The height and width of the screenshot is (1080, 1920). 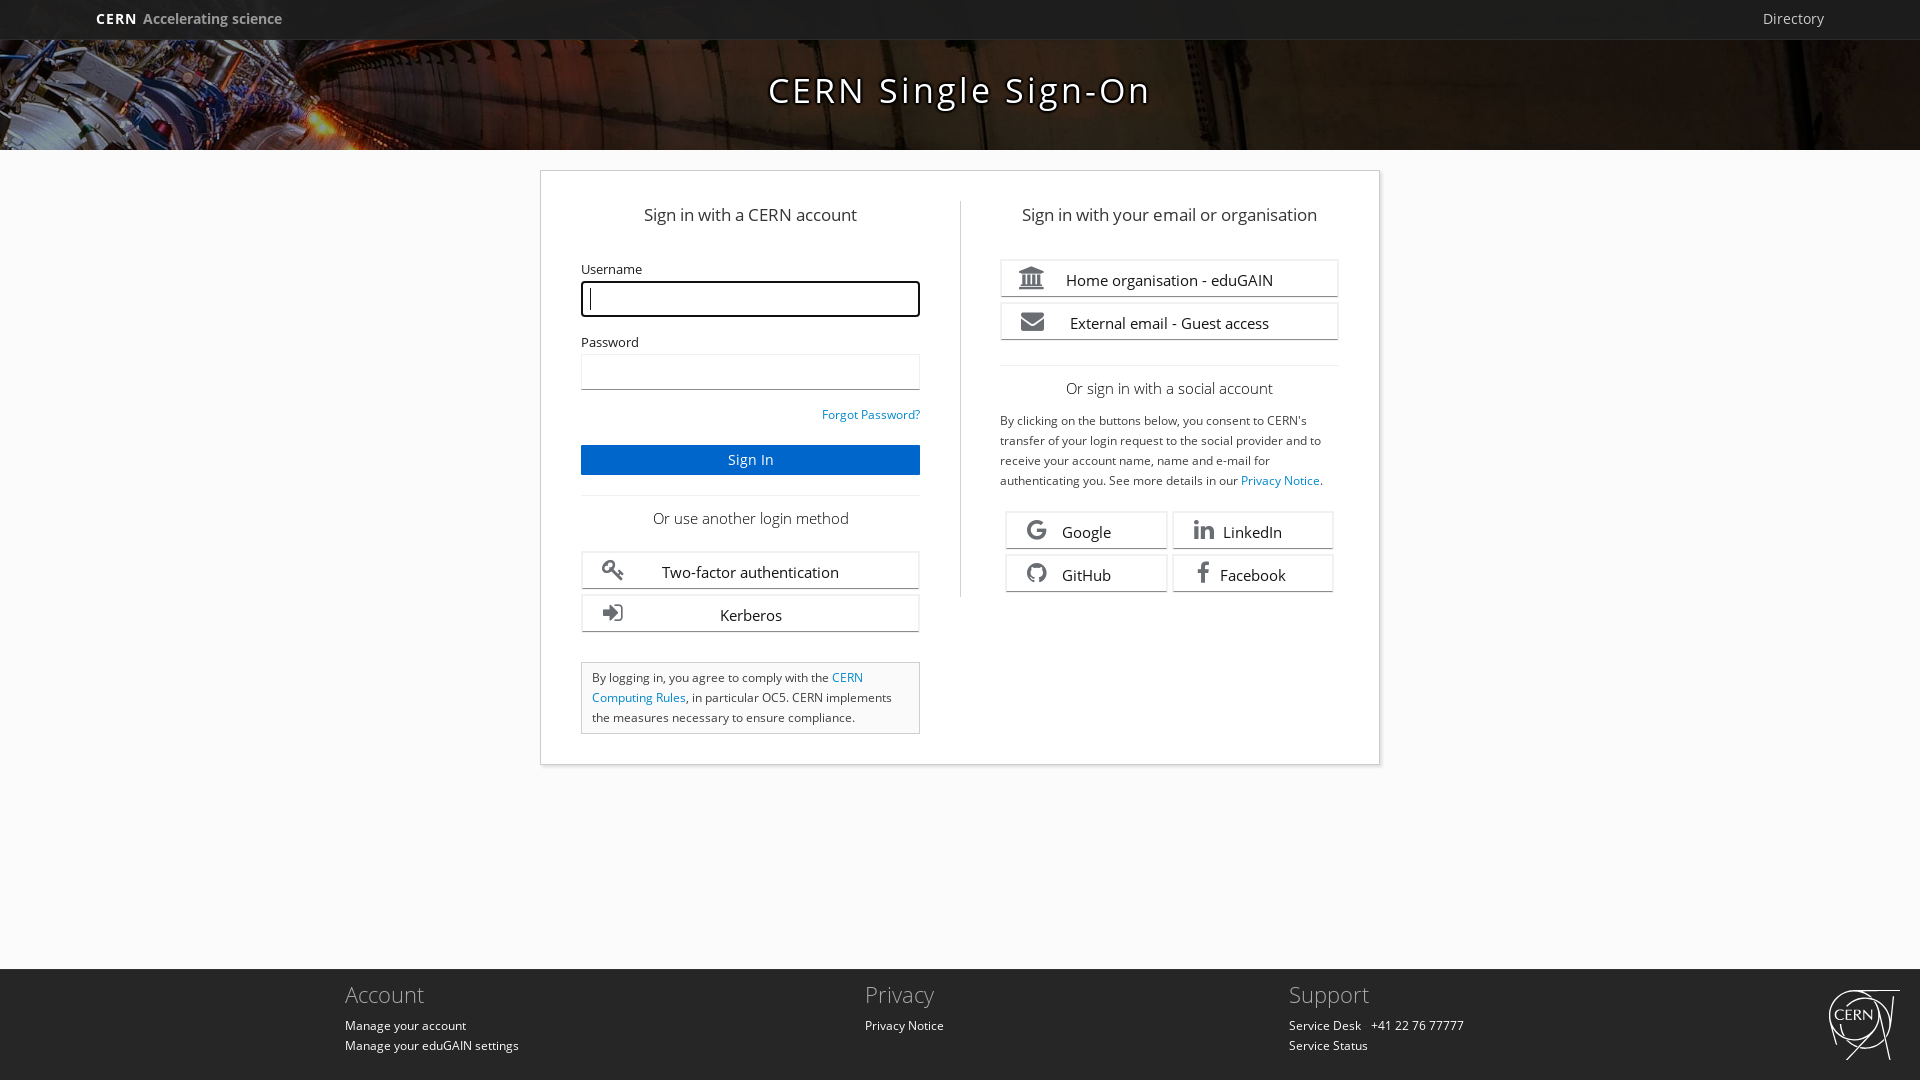 What do you see at coordinates (749, 570) in the screenshot?
I see `'Two-factor authentication'` at bounding box center [749, 570].